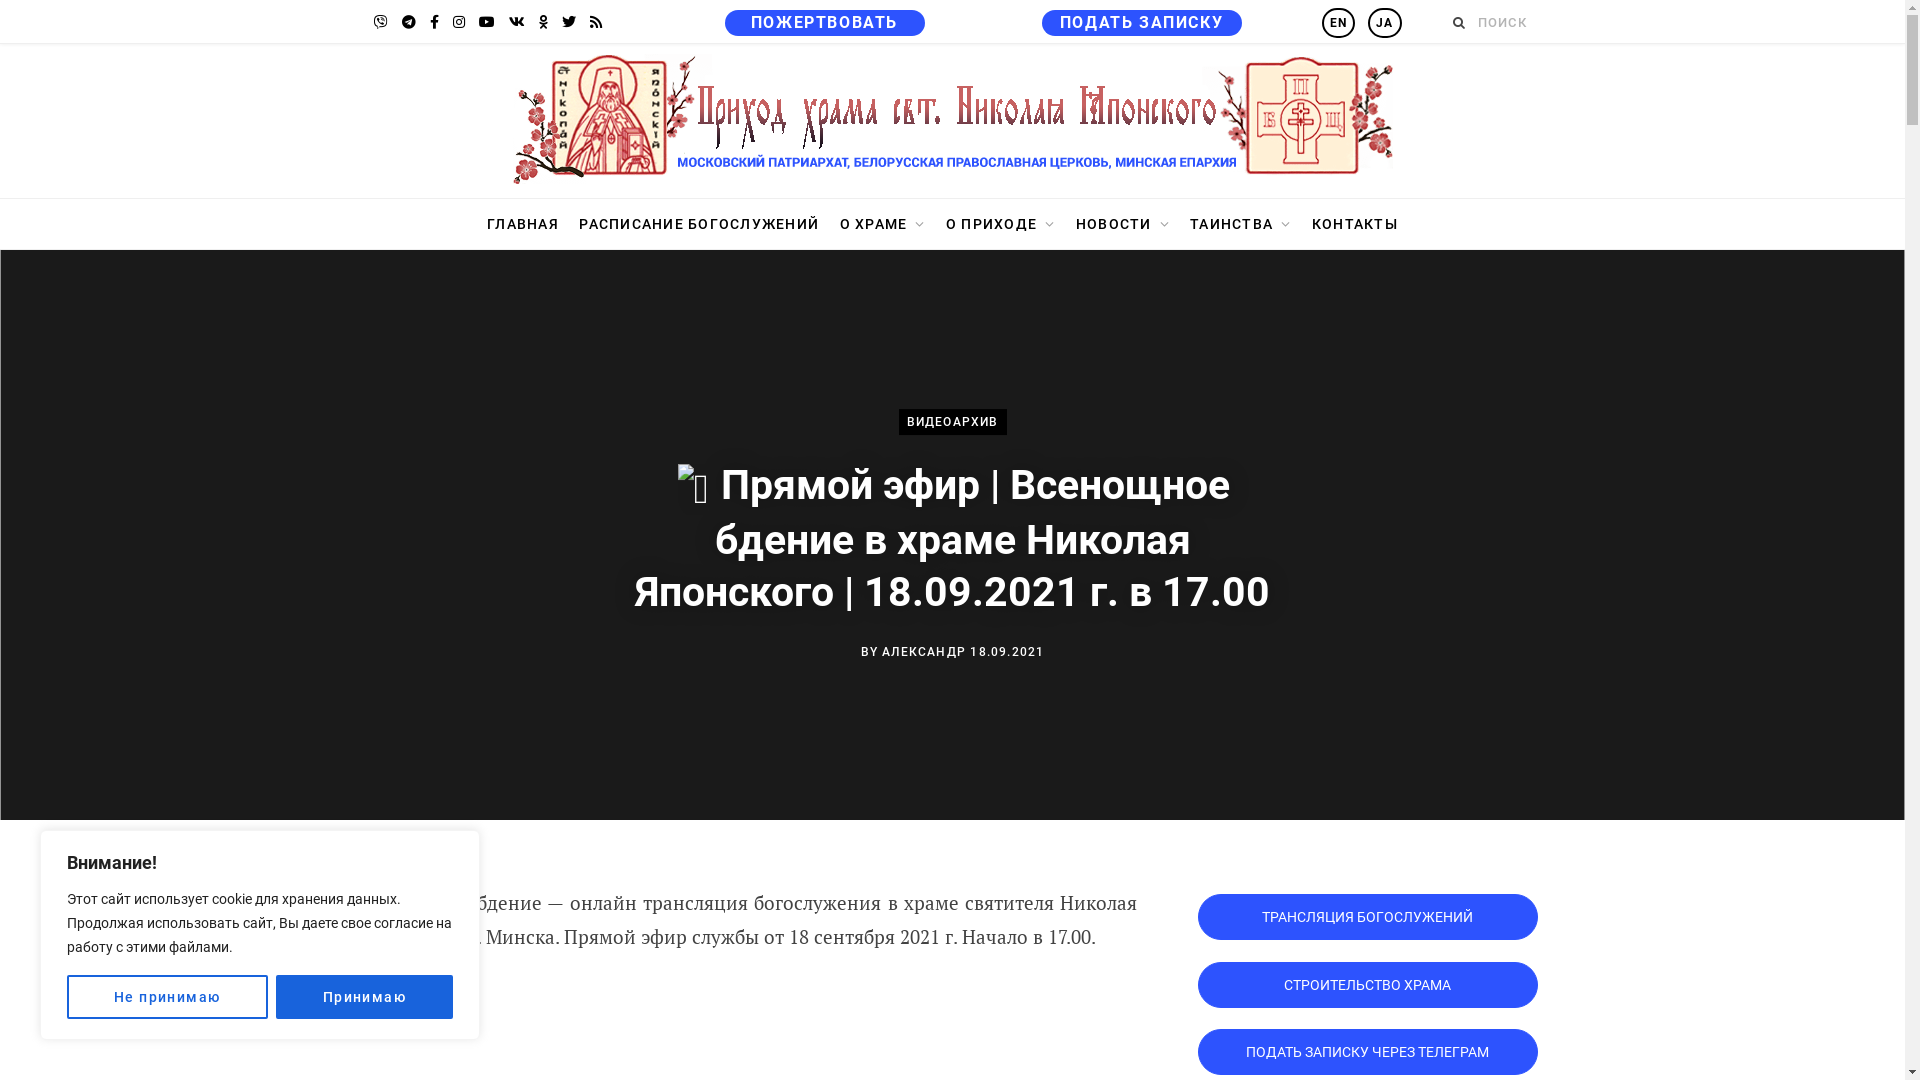 The width and height of the screenshot is (1920, 1080). What do you see at coordinates (542, 22) in the screenshot?
I see `'Last.fm'` at bounding box center [542, 22].